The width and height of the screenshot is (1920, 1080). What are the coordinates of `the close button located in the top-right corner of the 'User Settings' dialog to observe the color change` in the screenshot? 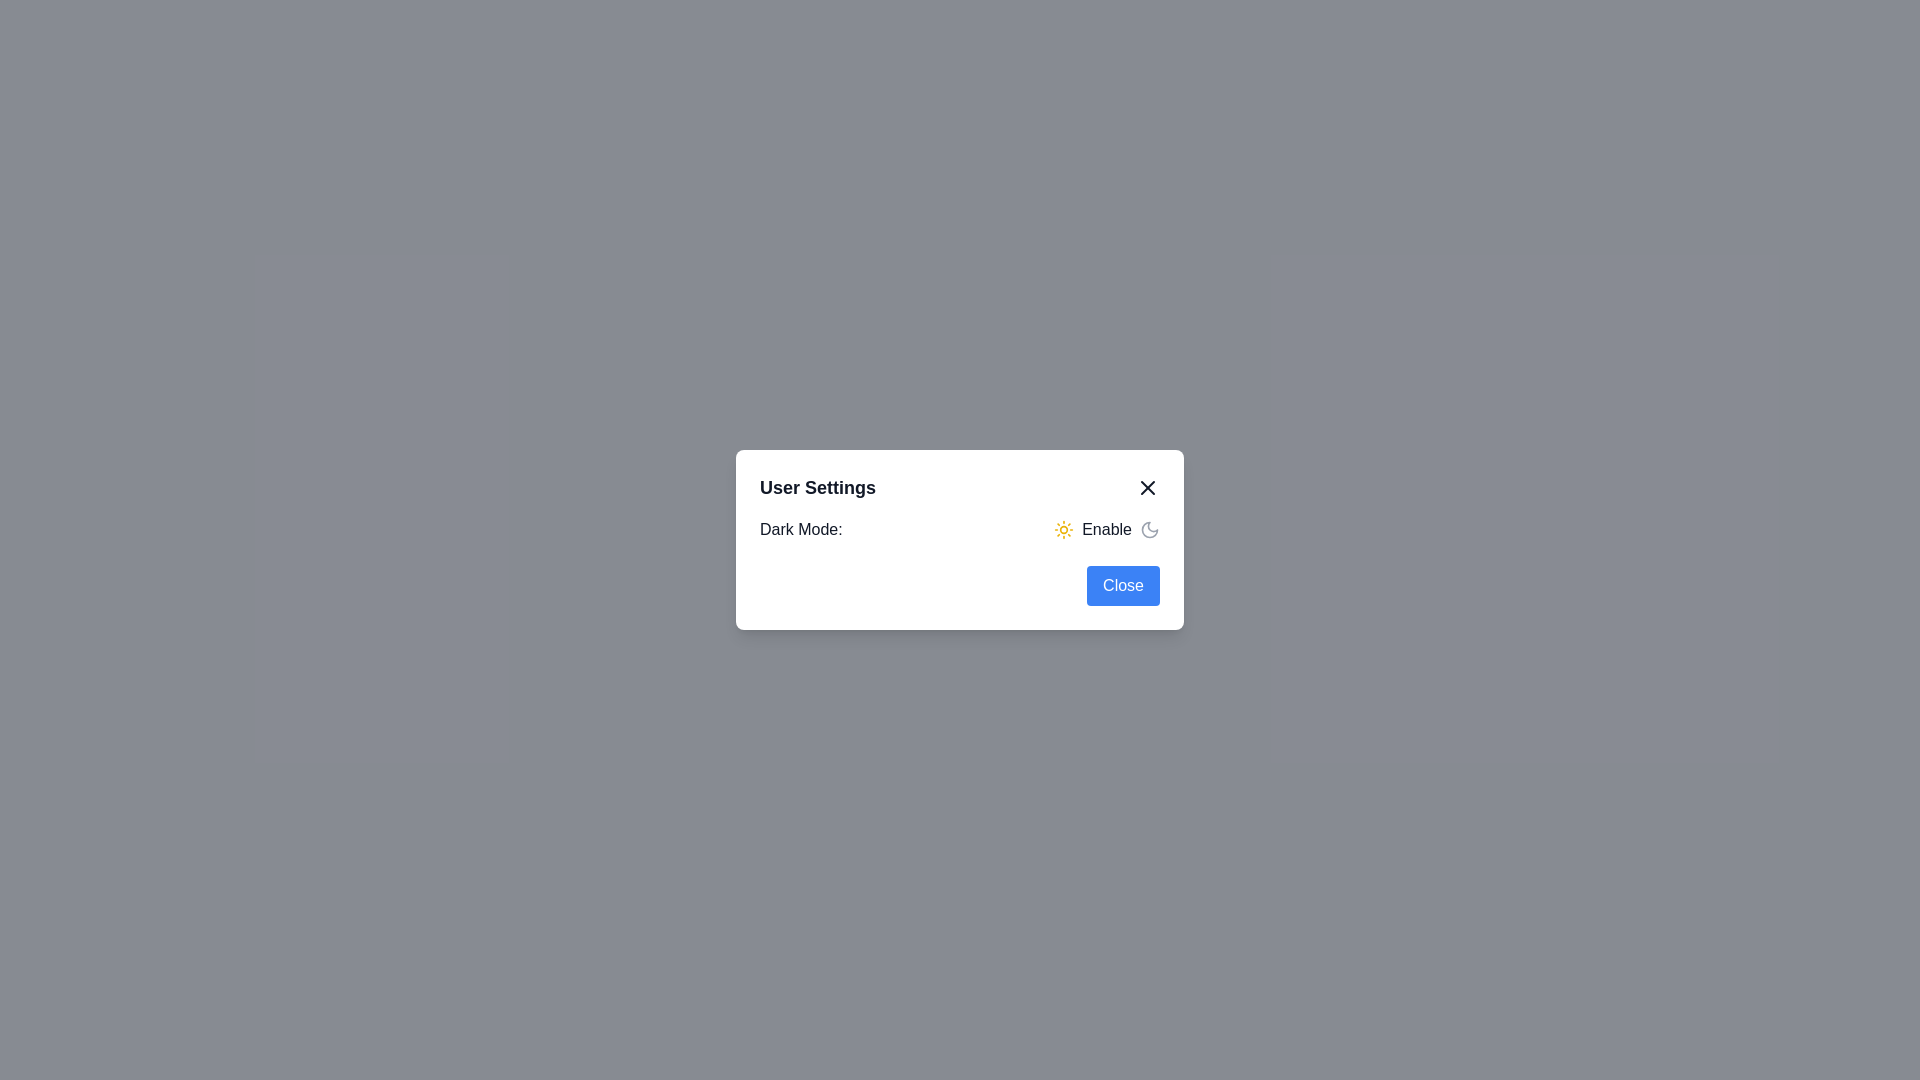 It's located at (1147, 488).